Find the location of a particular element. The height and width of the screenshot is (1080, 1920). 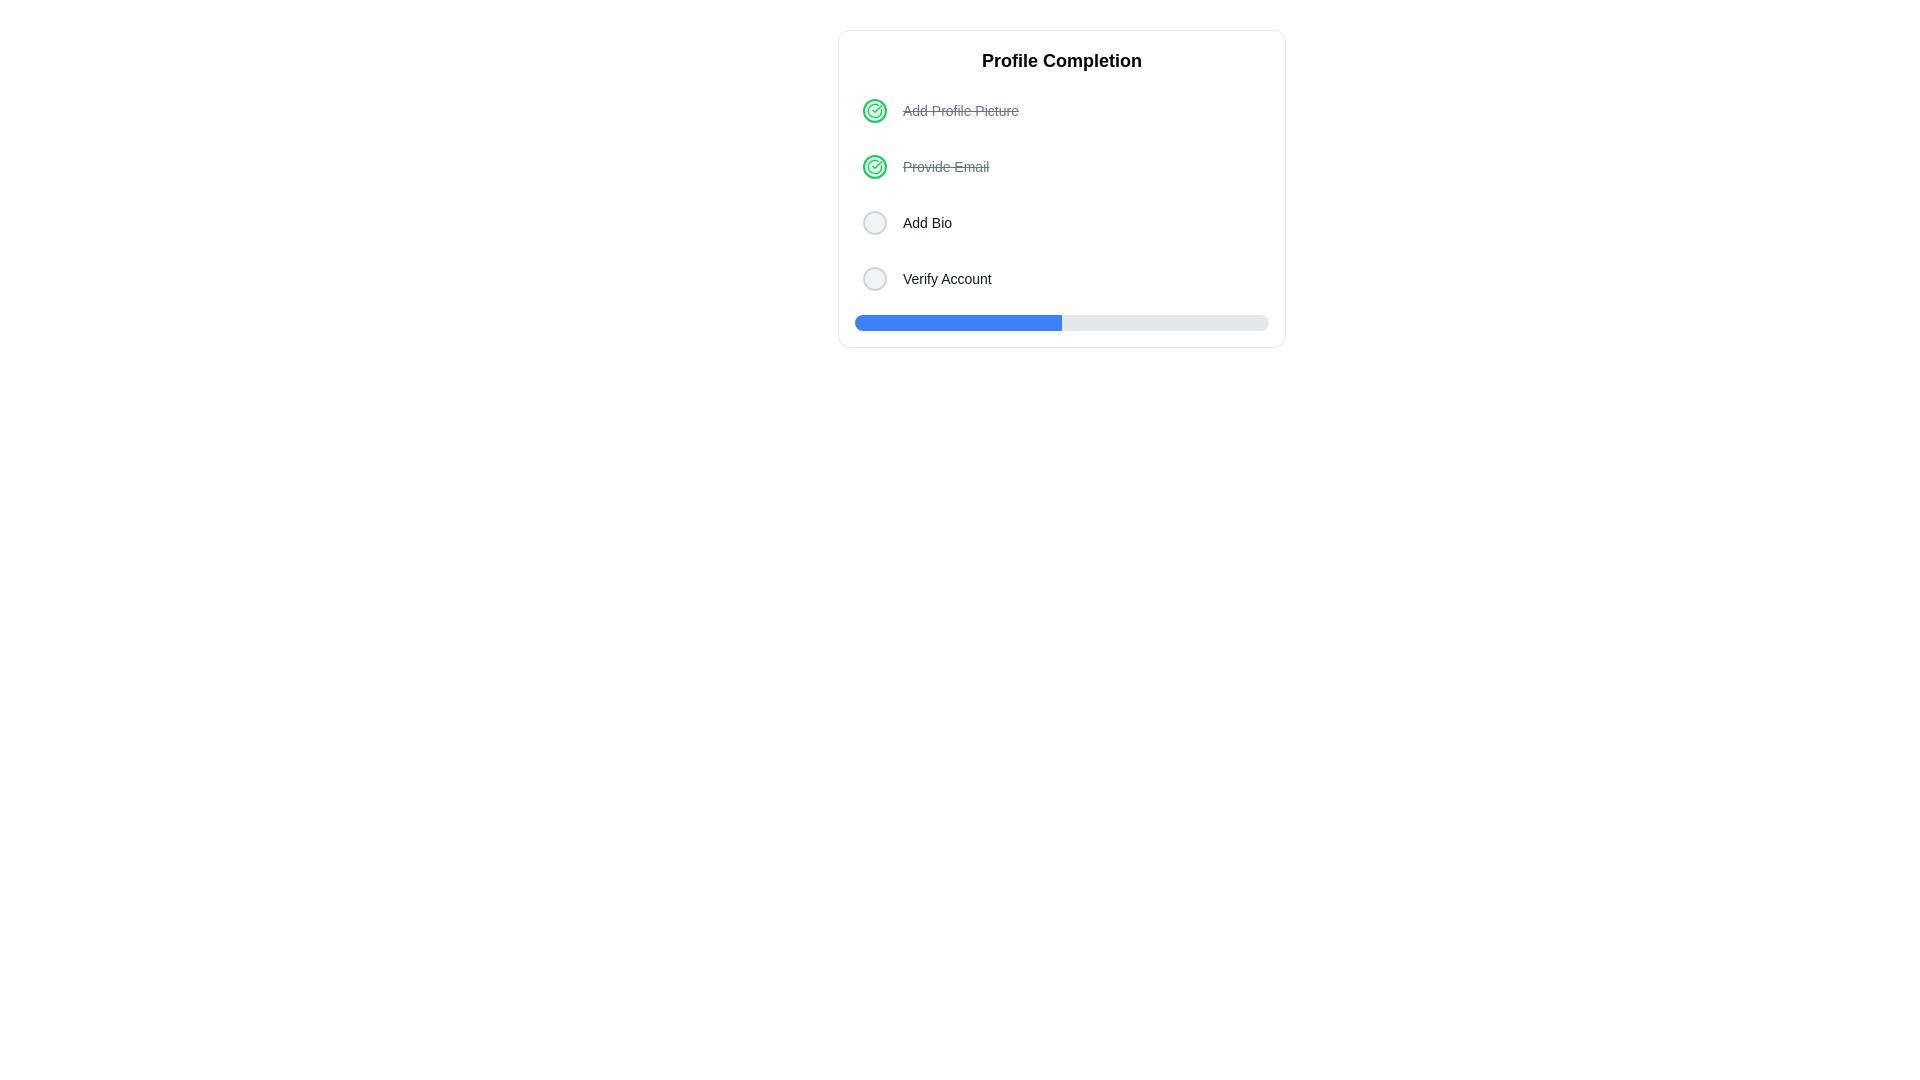

the status indicator icon that confirms the successful completion of the 'Provide Email' task in the user's profile setup process is located at coordinates (874, 111).